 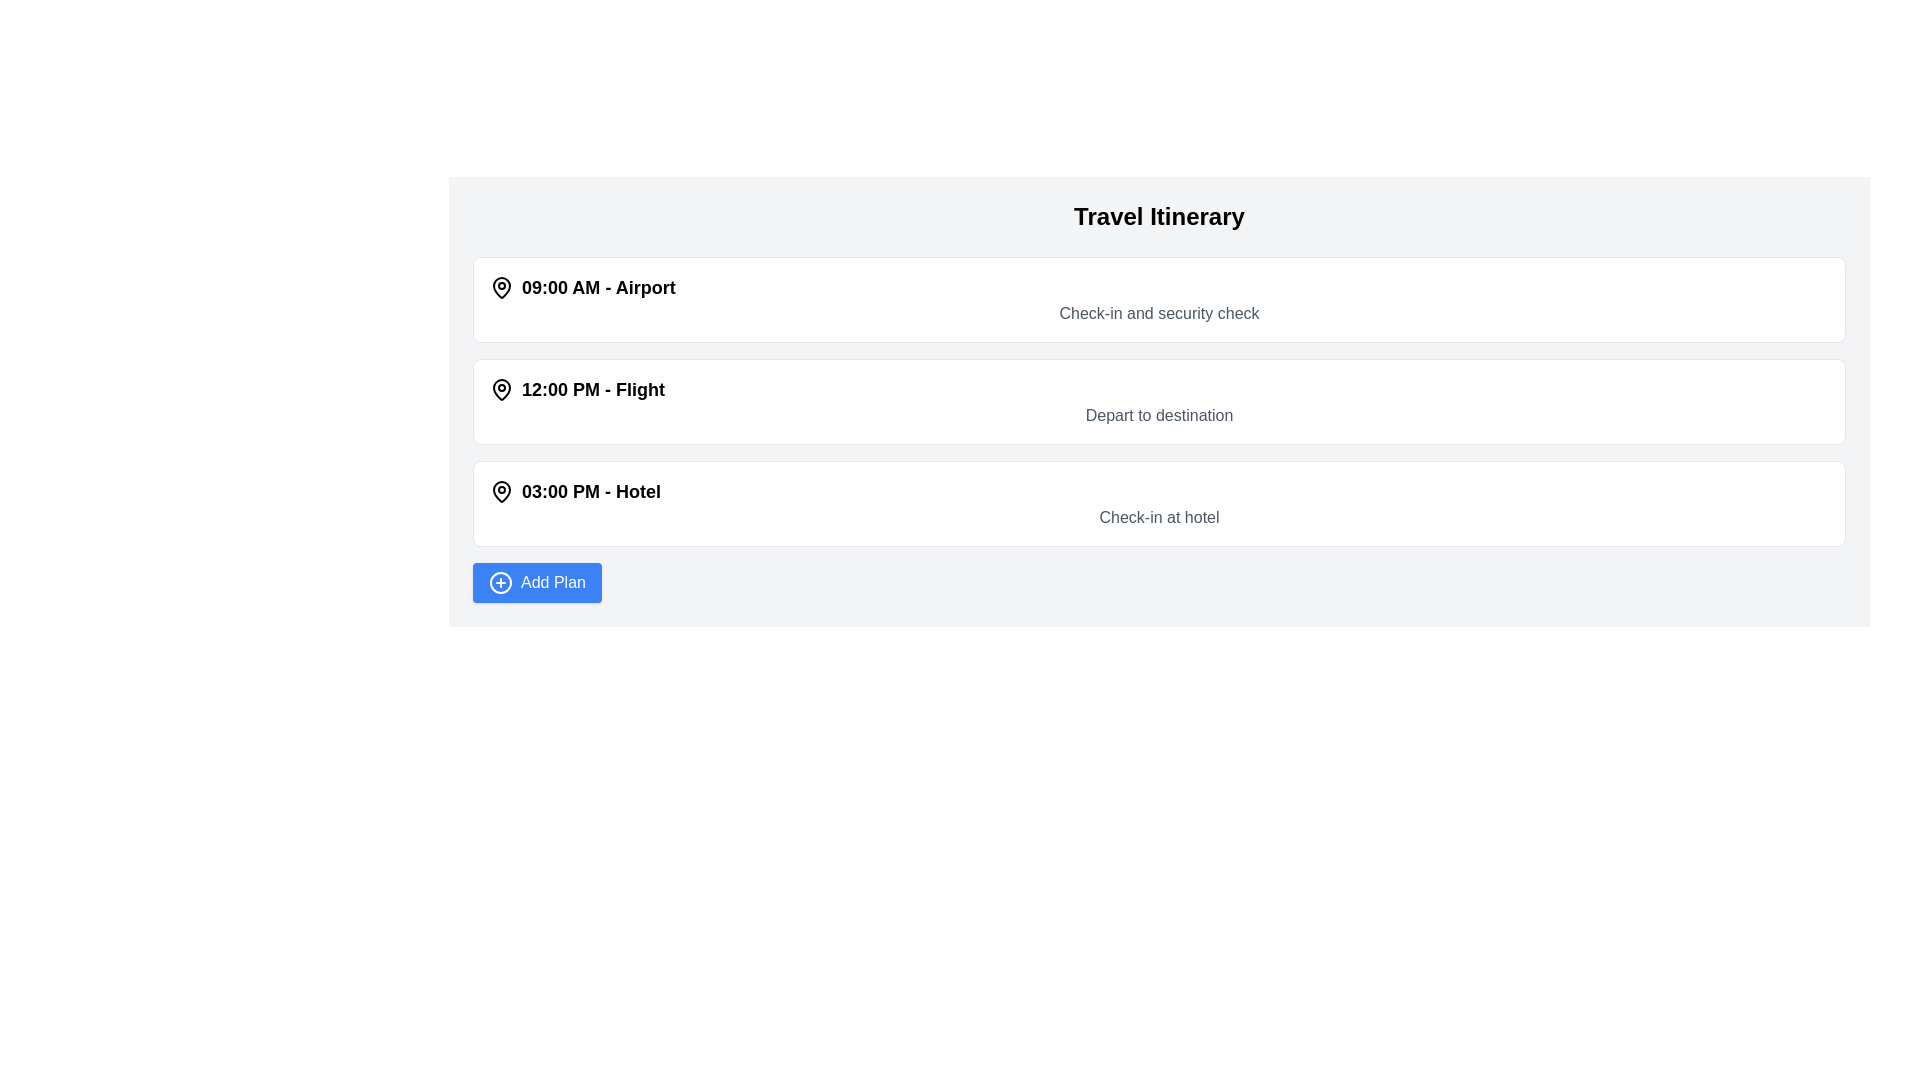 I want to click on the lower part of the map pin icon located to the left of the text '12:00 PM - Flight' in the second list item of the vertical itinerary view, so click(x=502, y=389).